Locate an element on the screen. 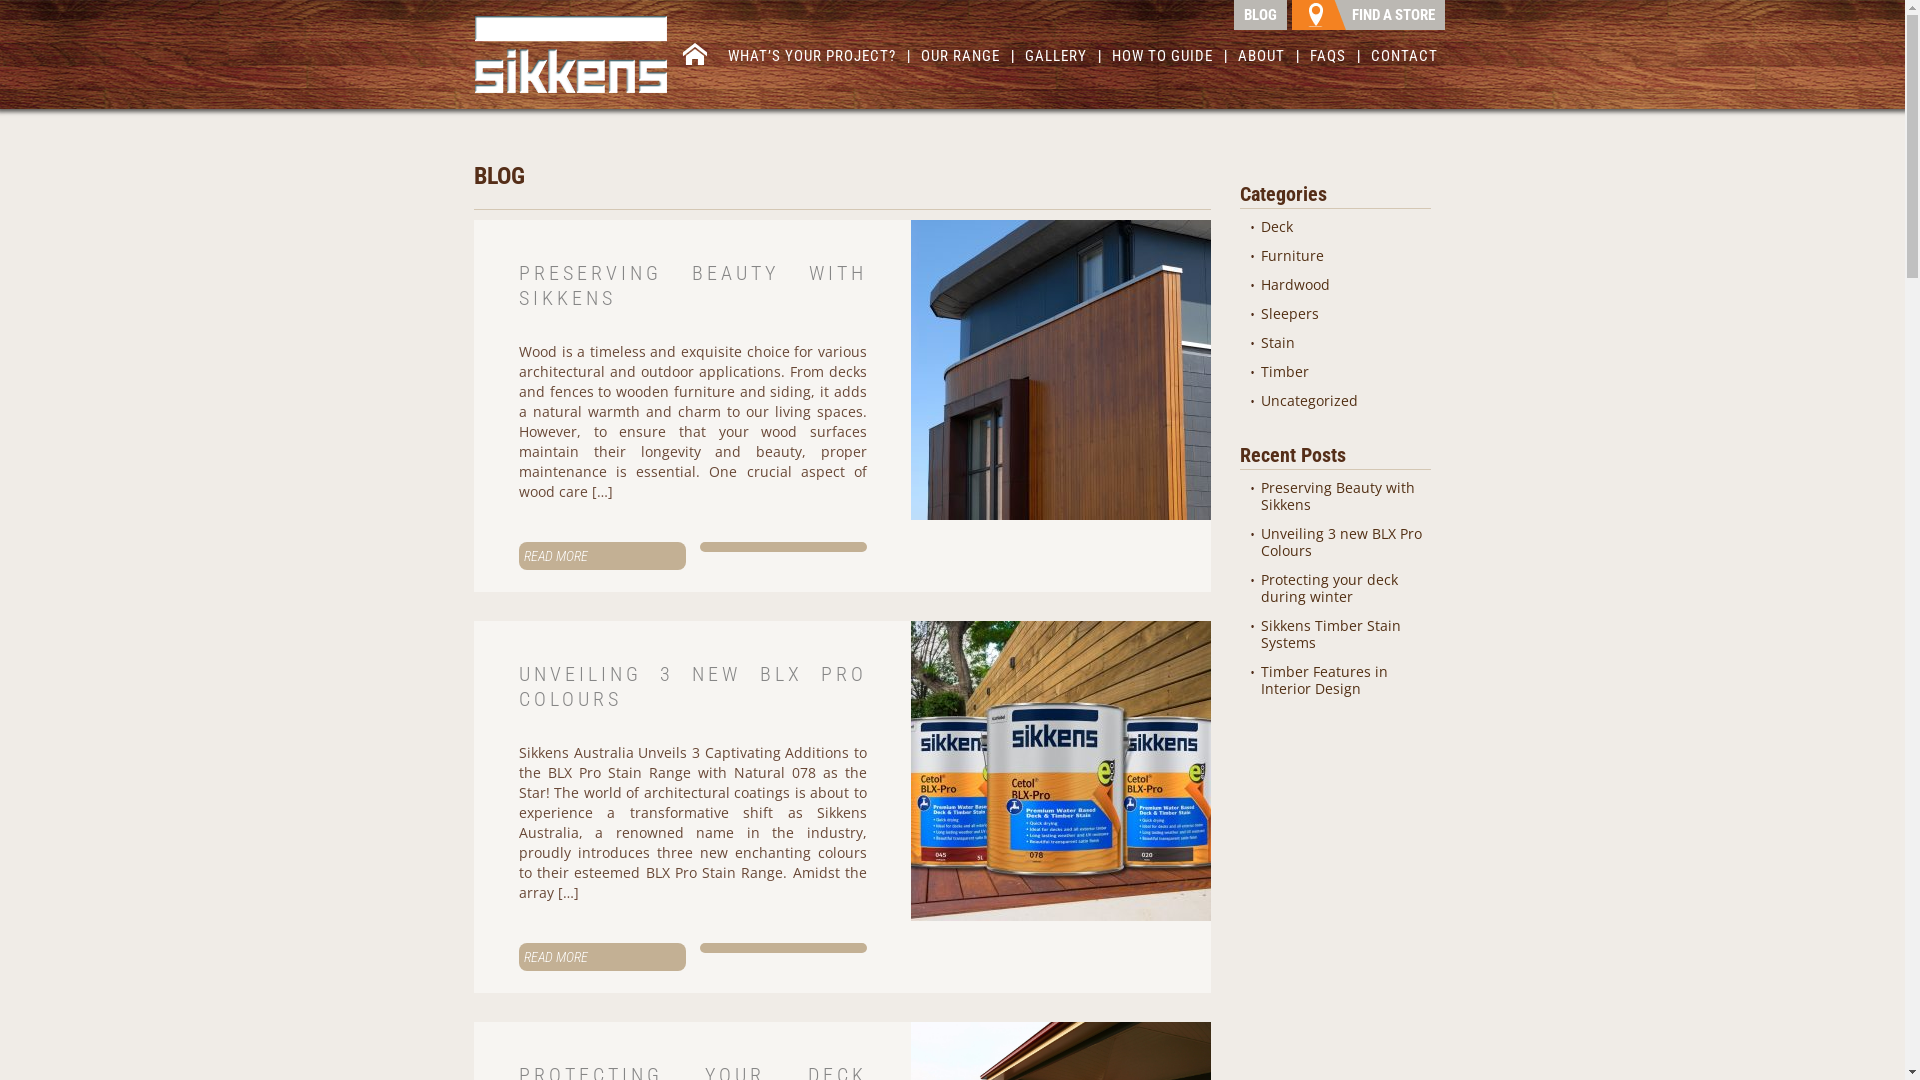 The width and height of the screenshot is (1920, 1080). 'Protecting your deck during winter' is located at coordinates (1329, 586).